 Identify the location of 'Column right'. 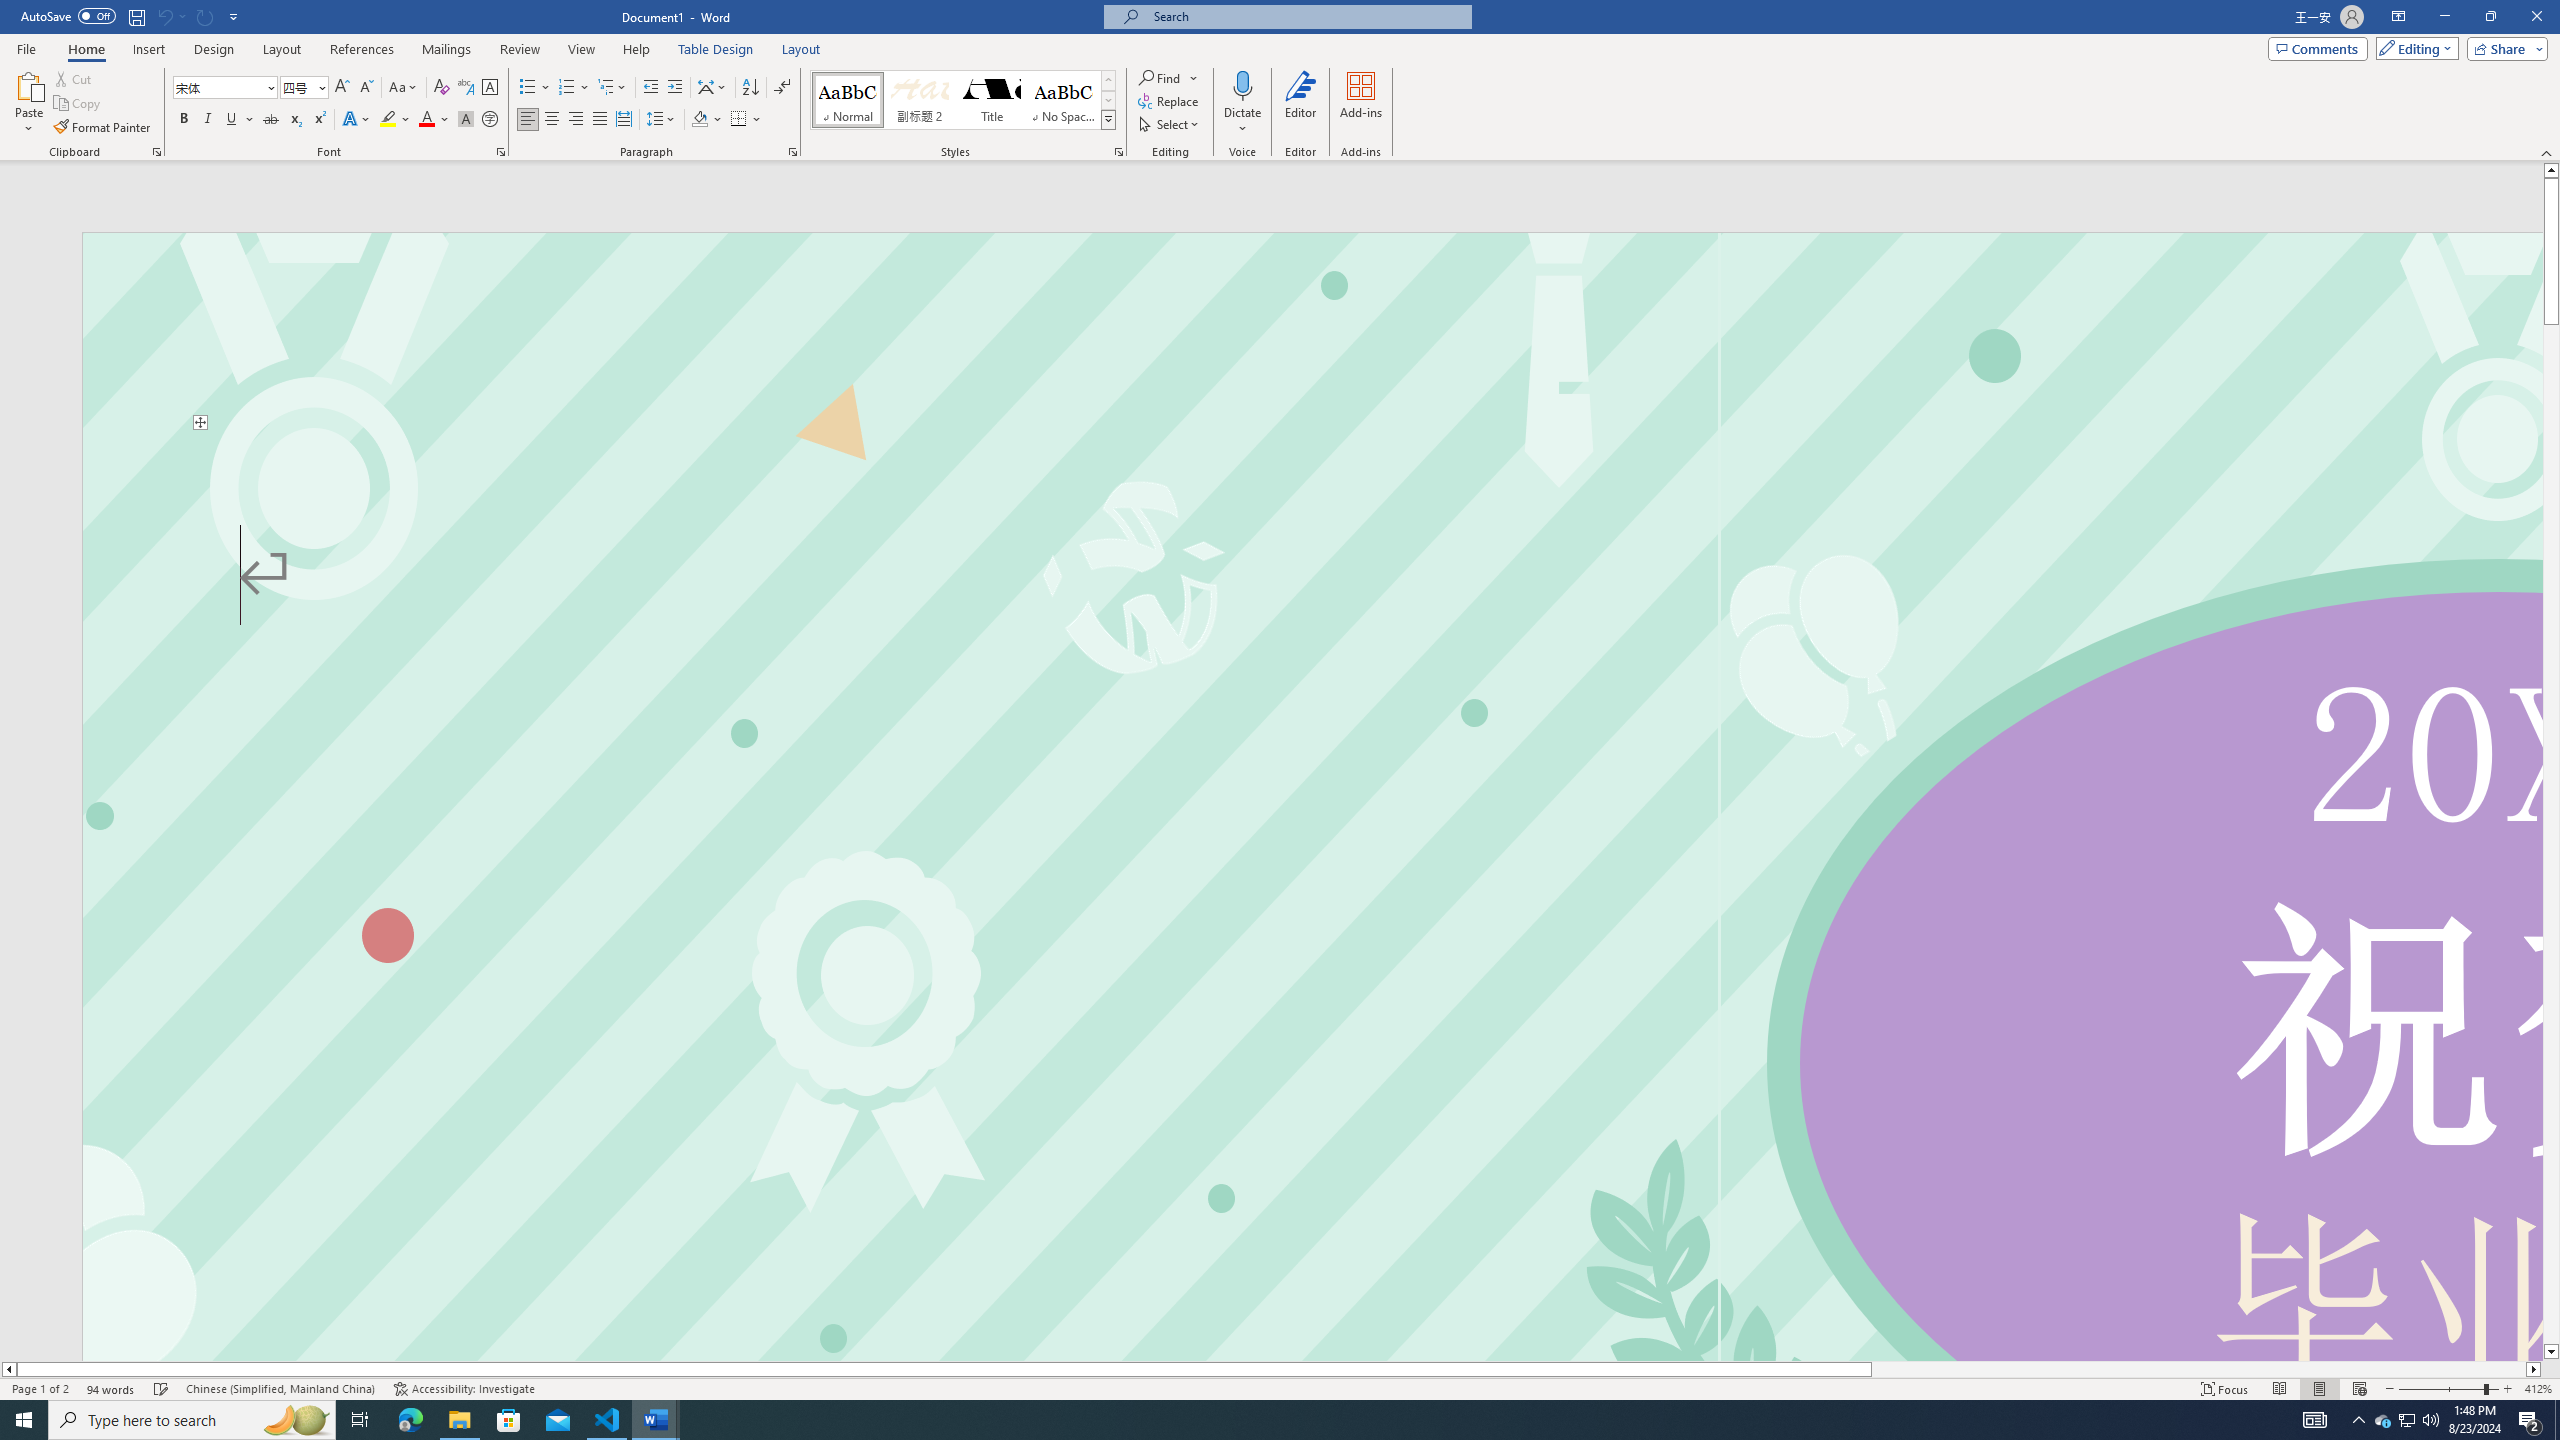
(2533, 1368).